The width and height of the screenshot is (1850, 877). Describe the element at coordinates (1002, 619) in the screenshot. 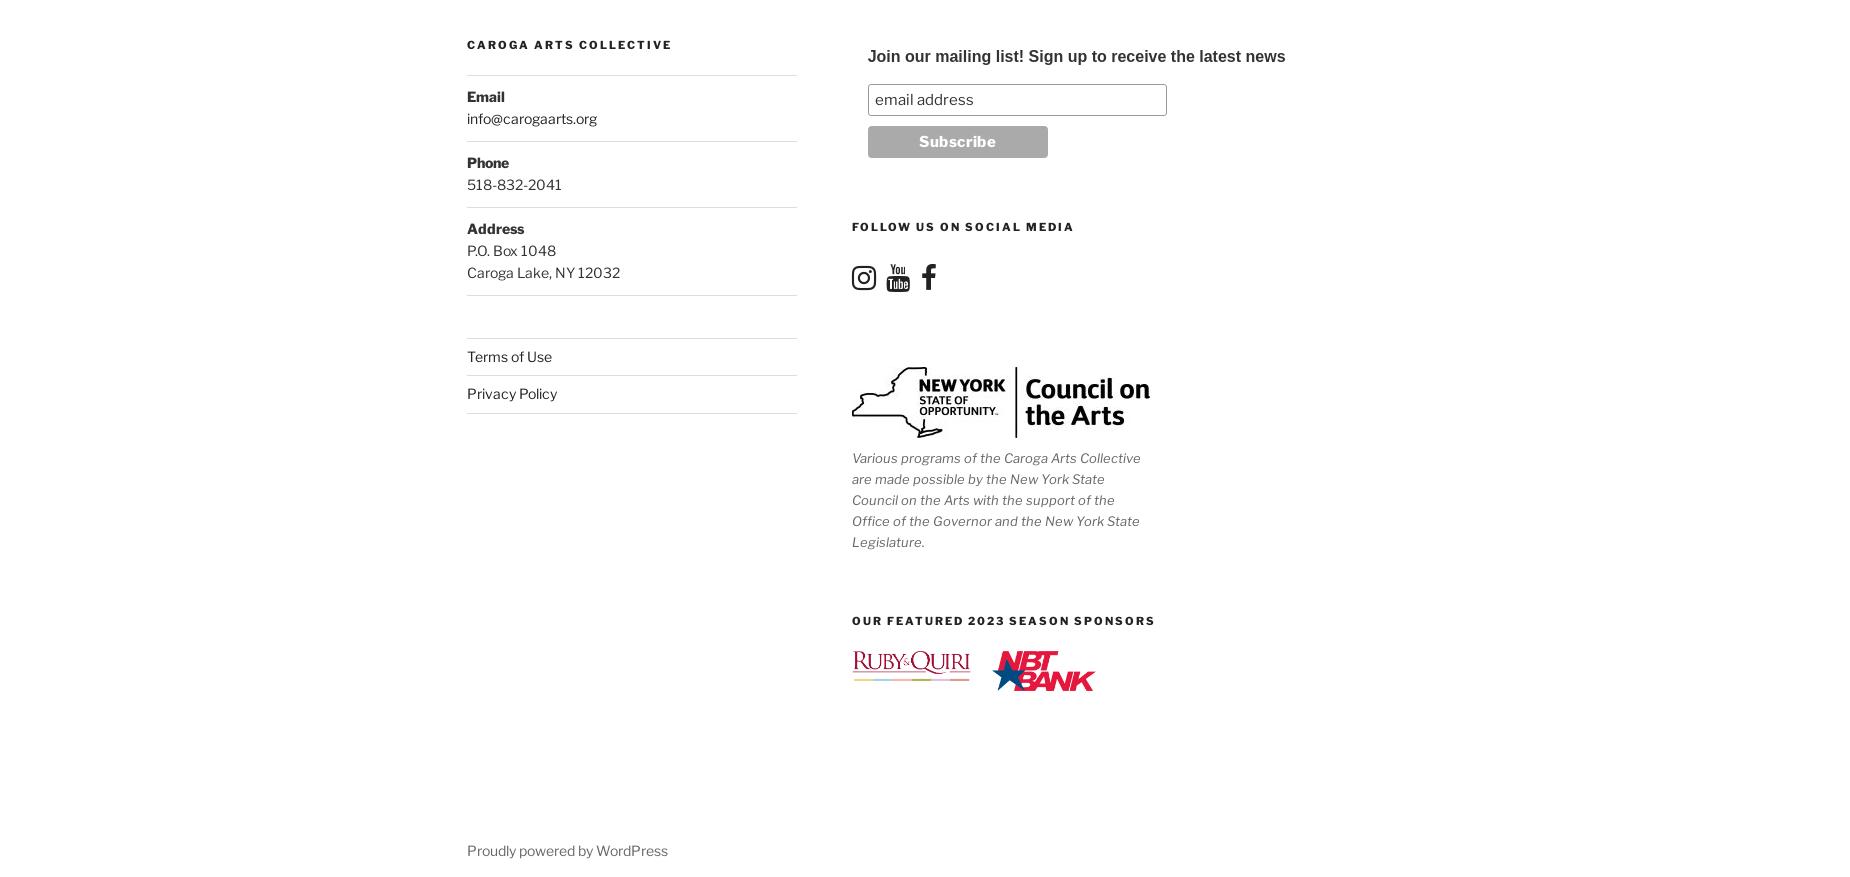

I see `'Our Featured 2023 Season Sponsors'` at that location.